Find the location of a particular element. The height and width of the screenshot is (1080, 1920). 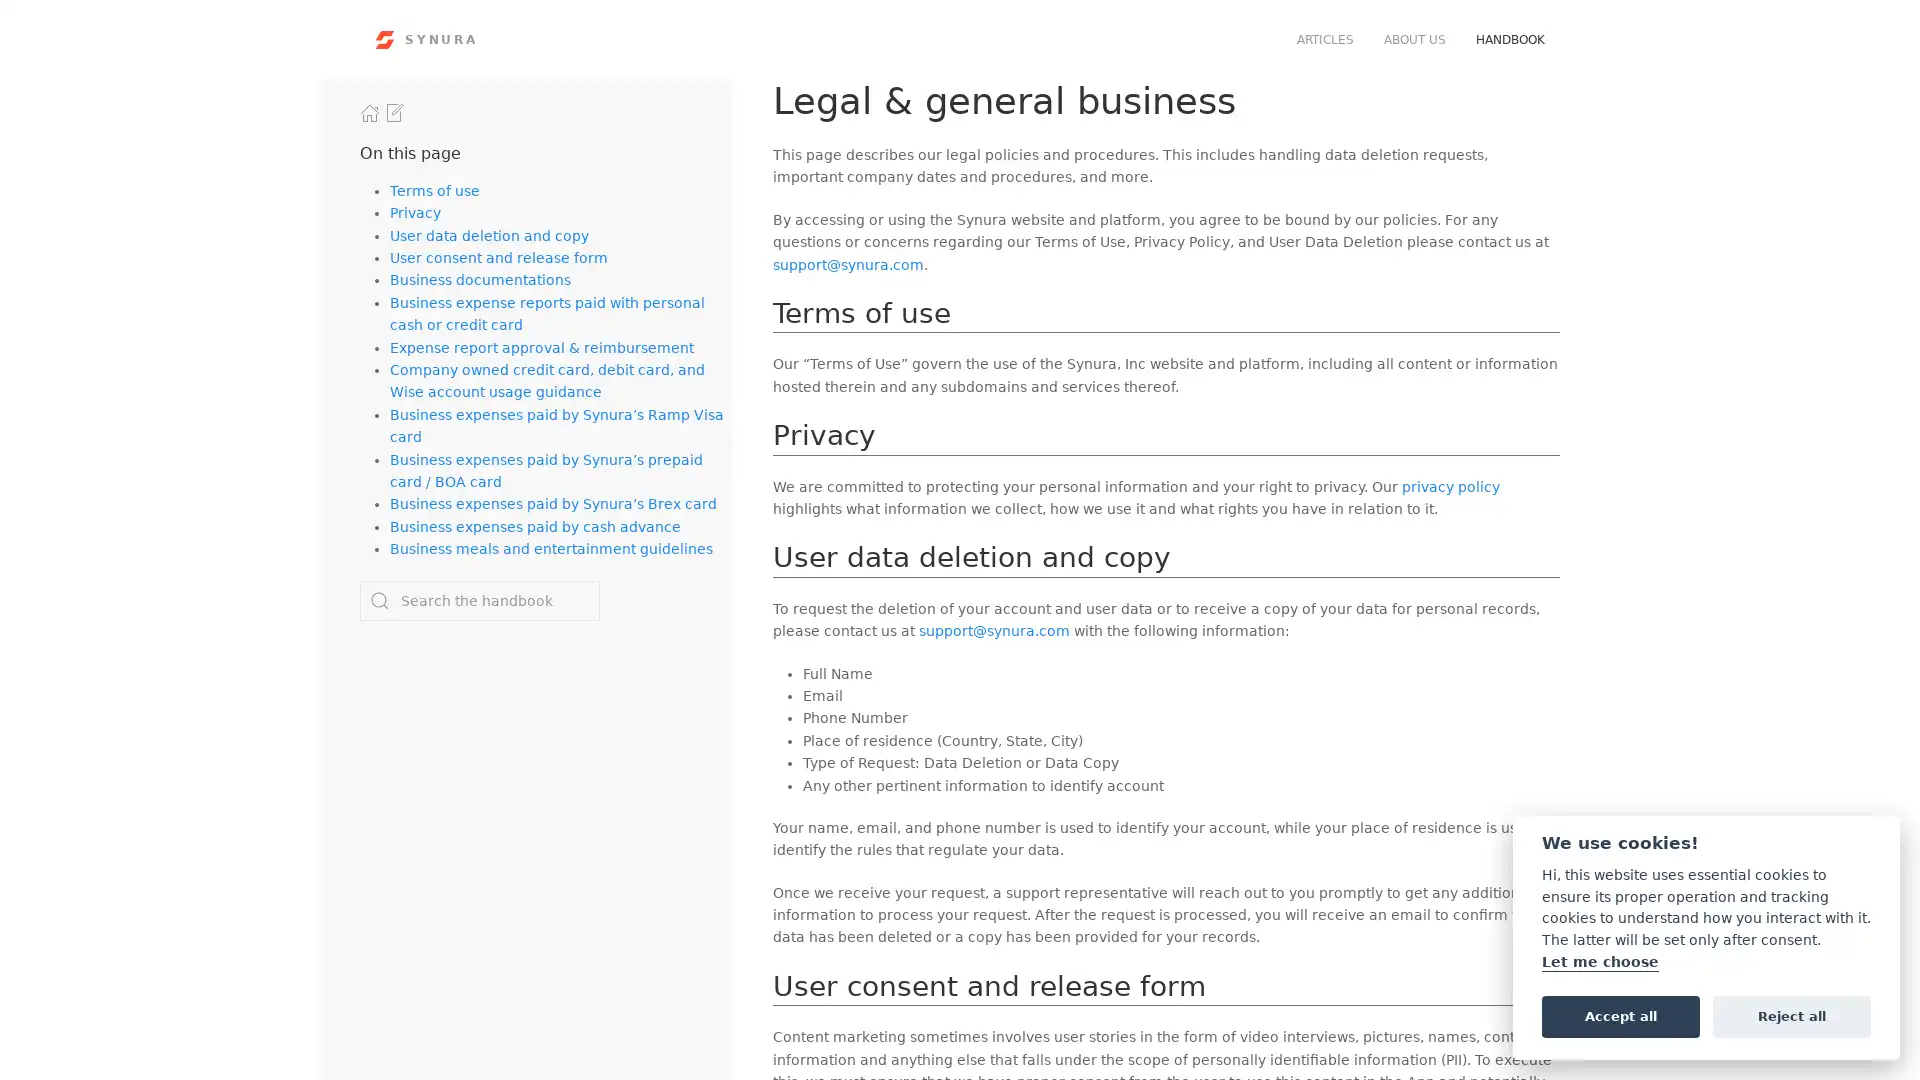

Accept all is located at coordinates (1620, 1015).